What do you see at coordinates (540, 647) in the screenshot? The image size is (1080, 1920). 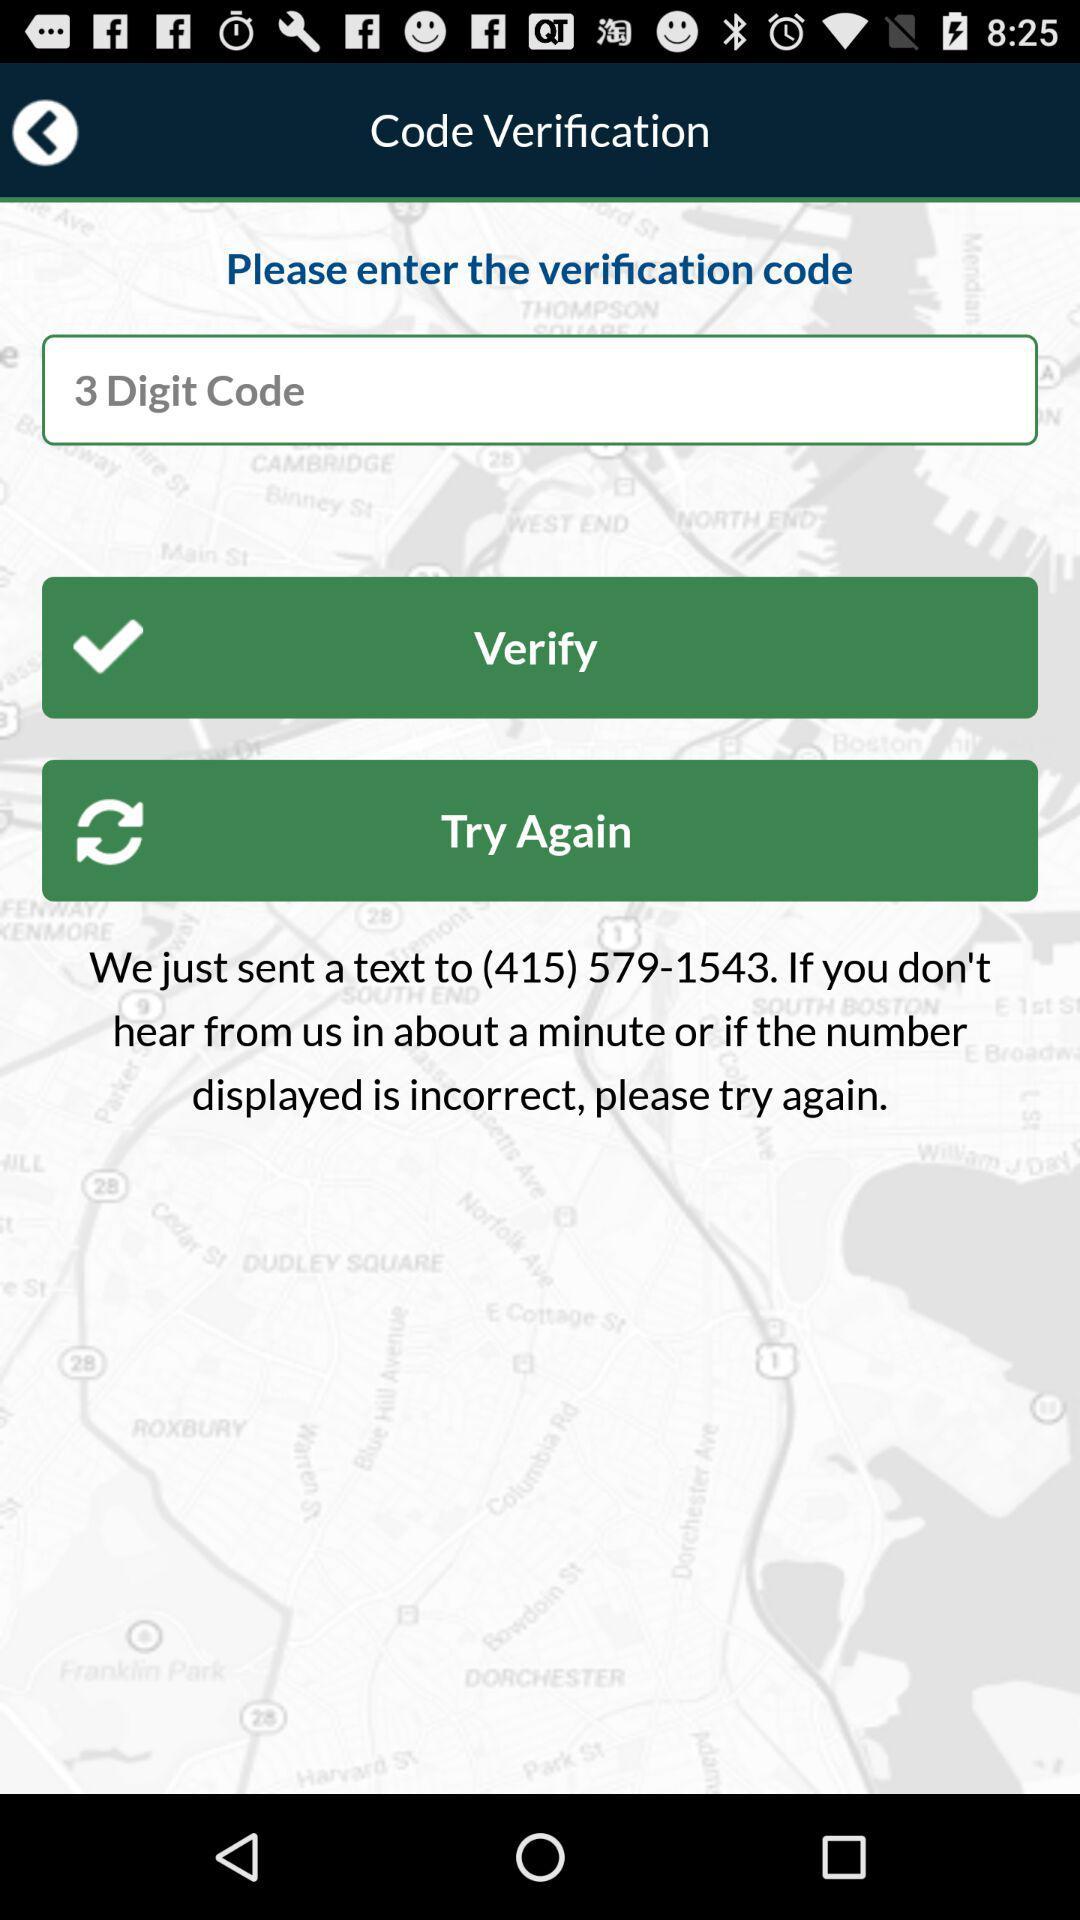 I see `item above try again item` at bounding box center [540, 647].